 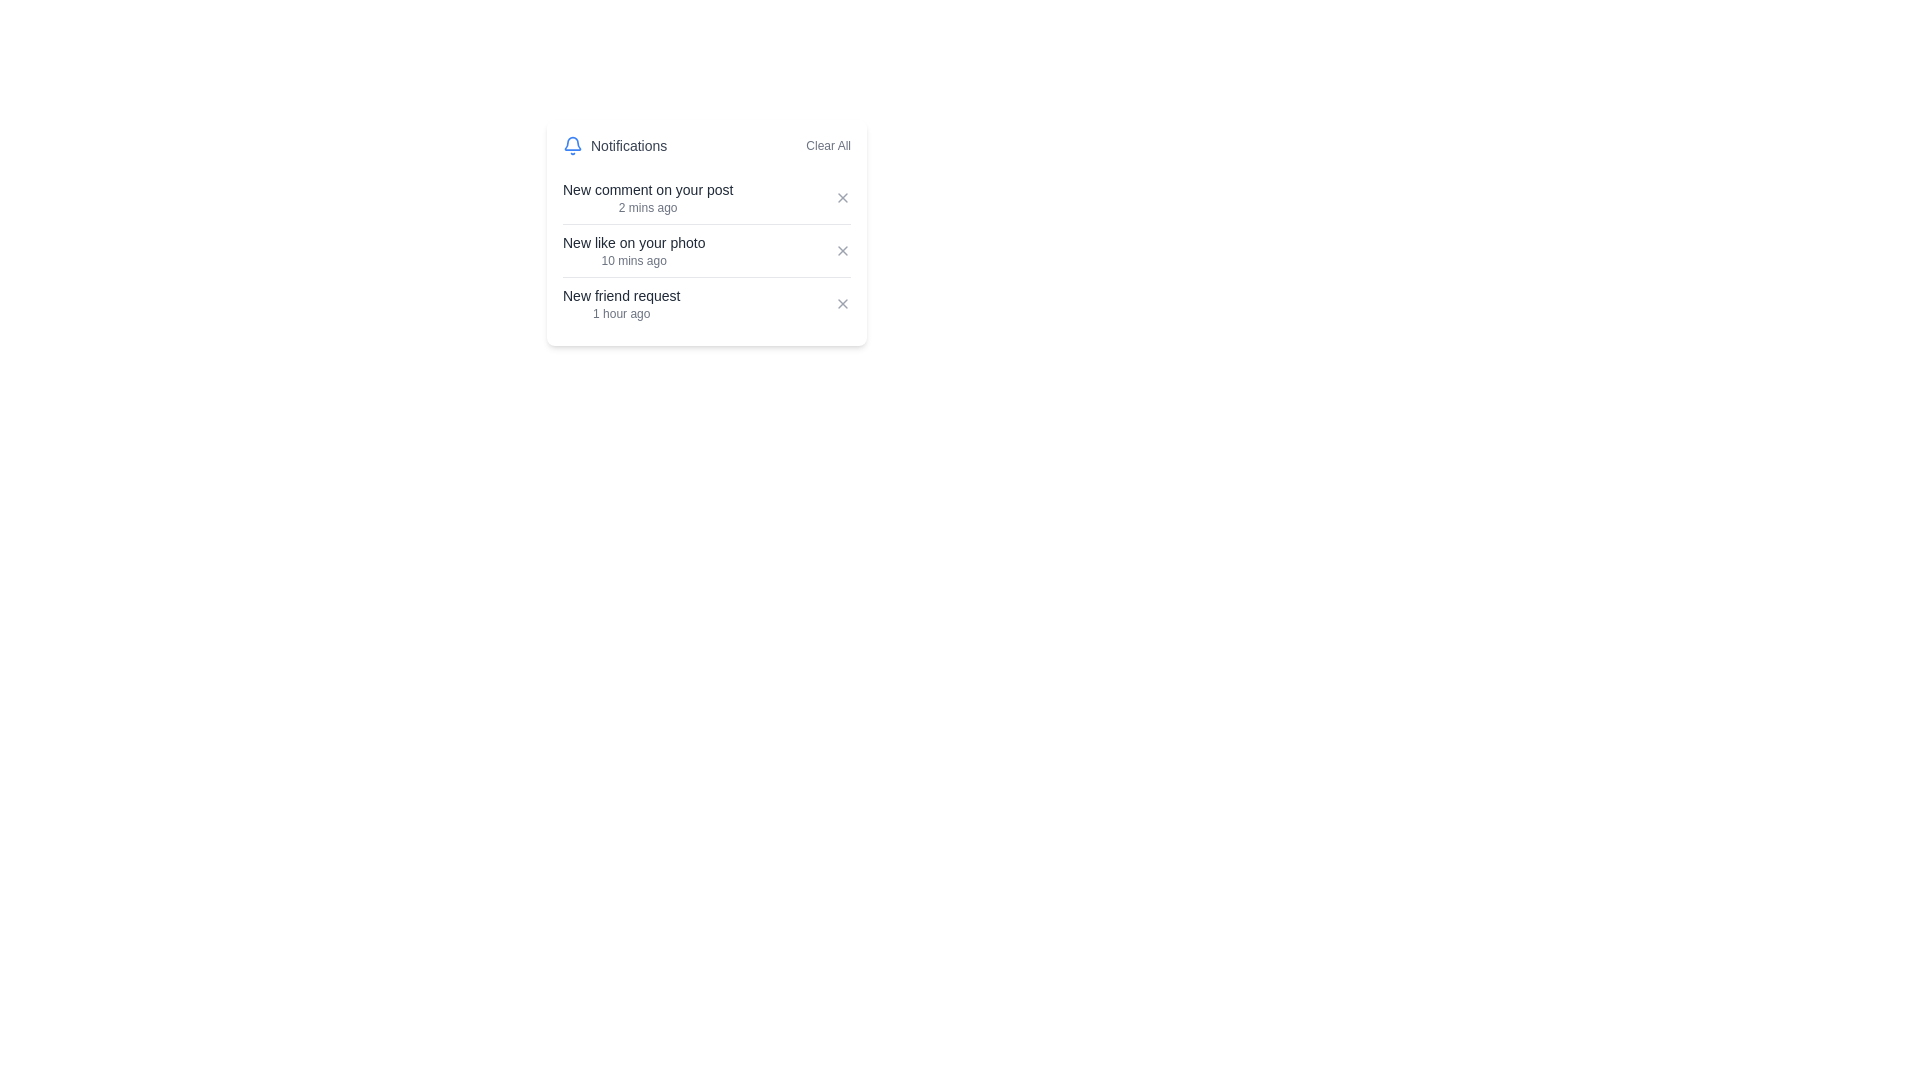 I want to click on the text snippet reading 'New like on your photo' located in the second notification item of the vertical list, directly below 'New comment on your post', so click(x=633, y=242).